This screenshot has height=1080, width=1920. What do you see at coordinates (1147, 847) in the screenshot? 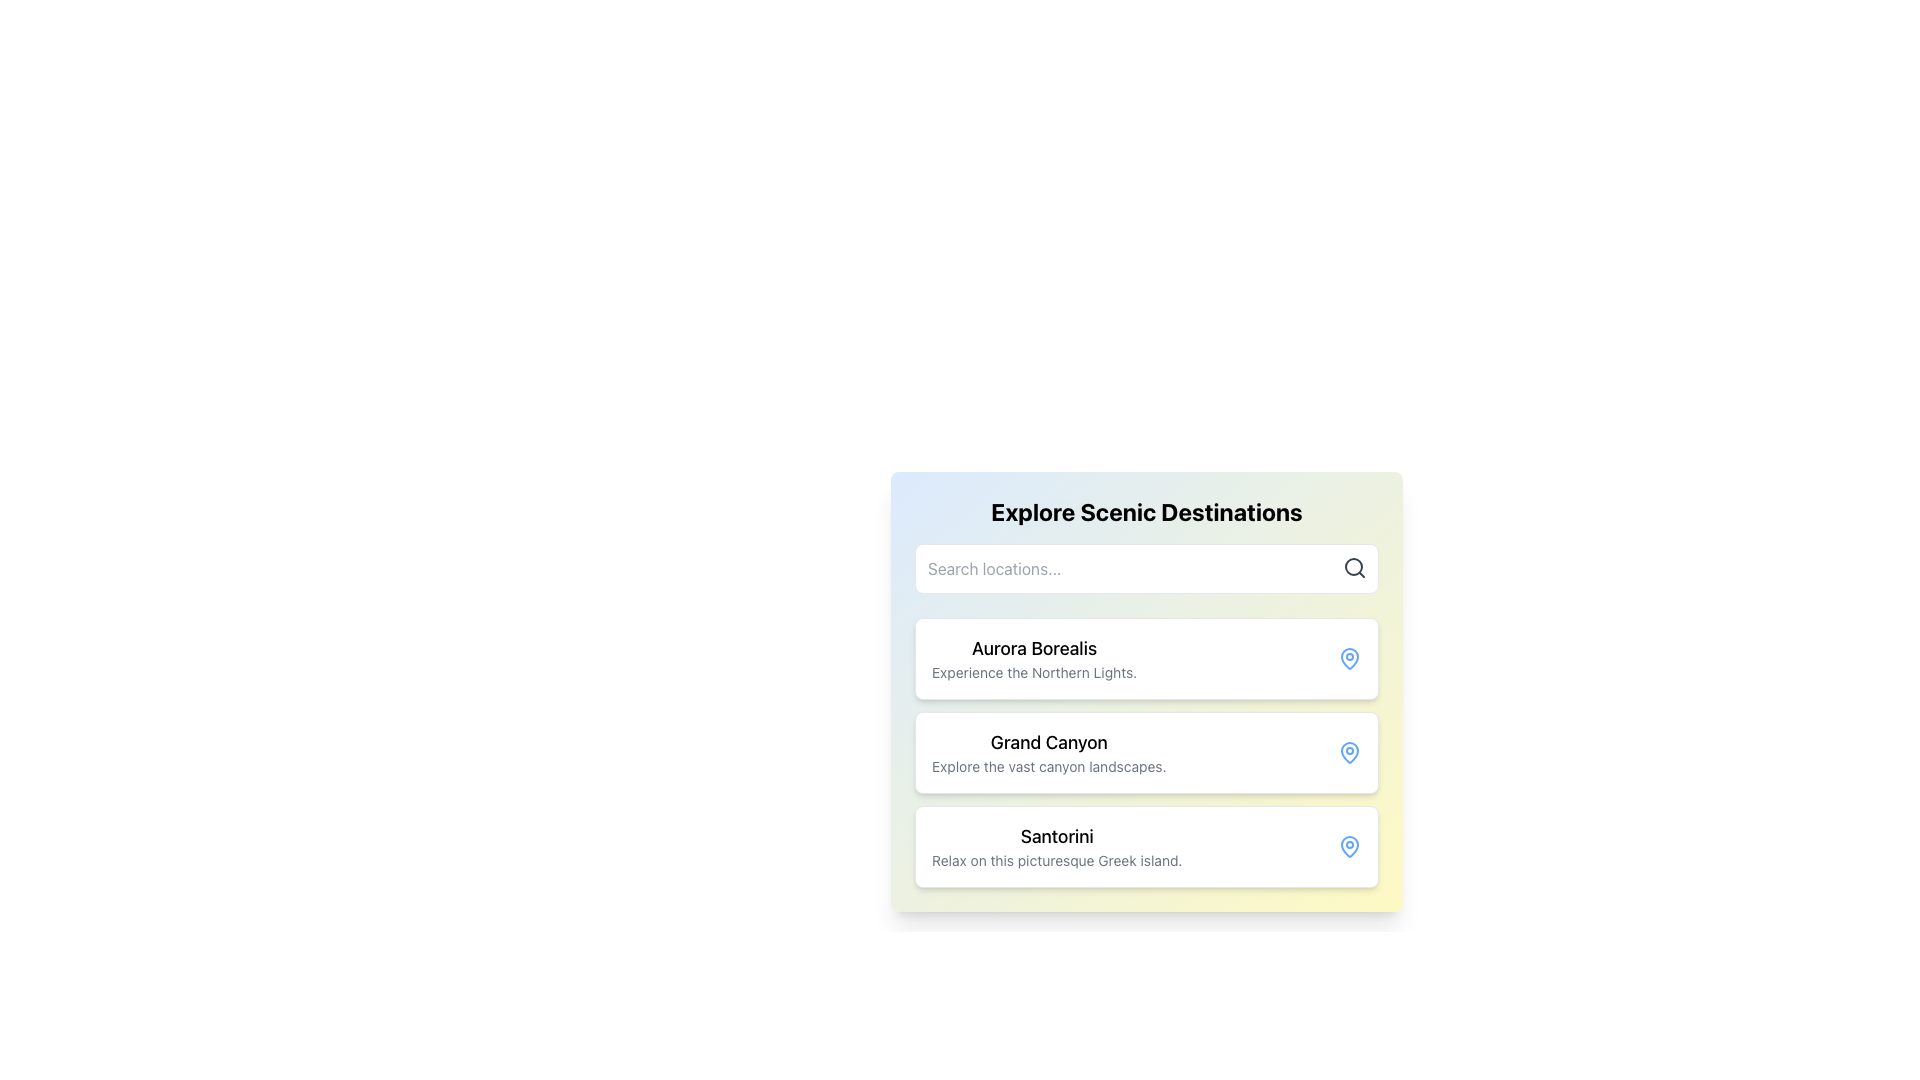
I see `the 'Santorini' list item card, which is the third card in the 'Explore Scenic Destinations' section, featuring a bold title and a map pin icon` at bounding box center [1147, 847].